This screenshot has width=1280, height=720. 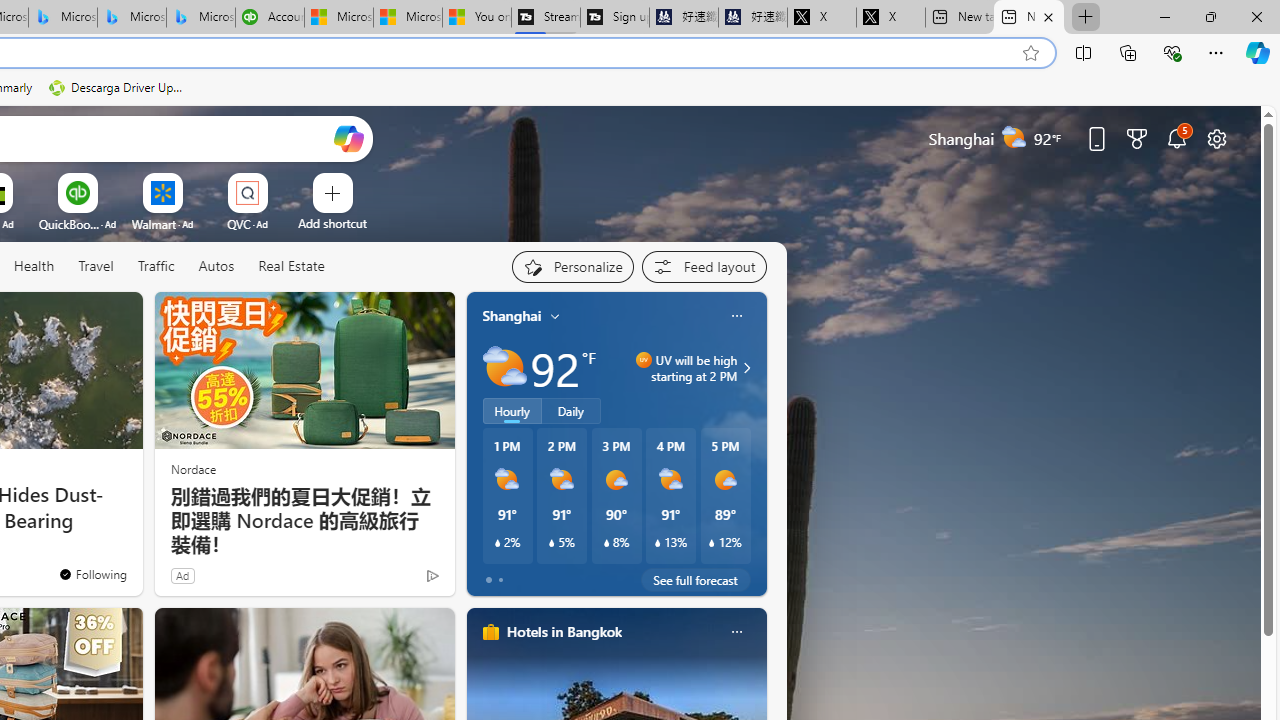 What do you see at coordinates (512, 315) in the screenshot?
I see `'Shanghai'` at bounding box center [512, 315].